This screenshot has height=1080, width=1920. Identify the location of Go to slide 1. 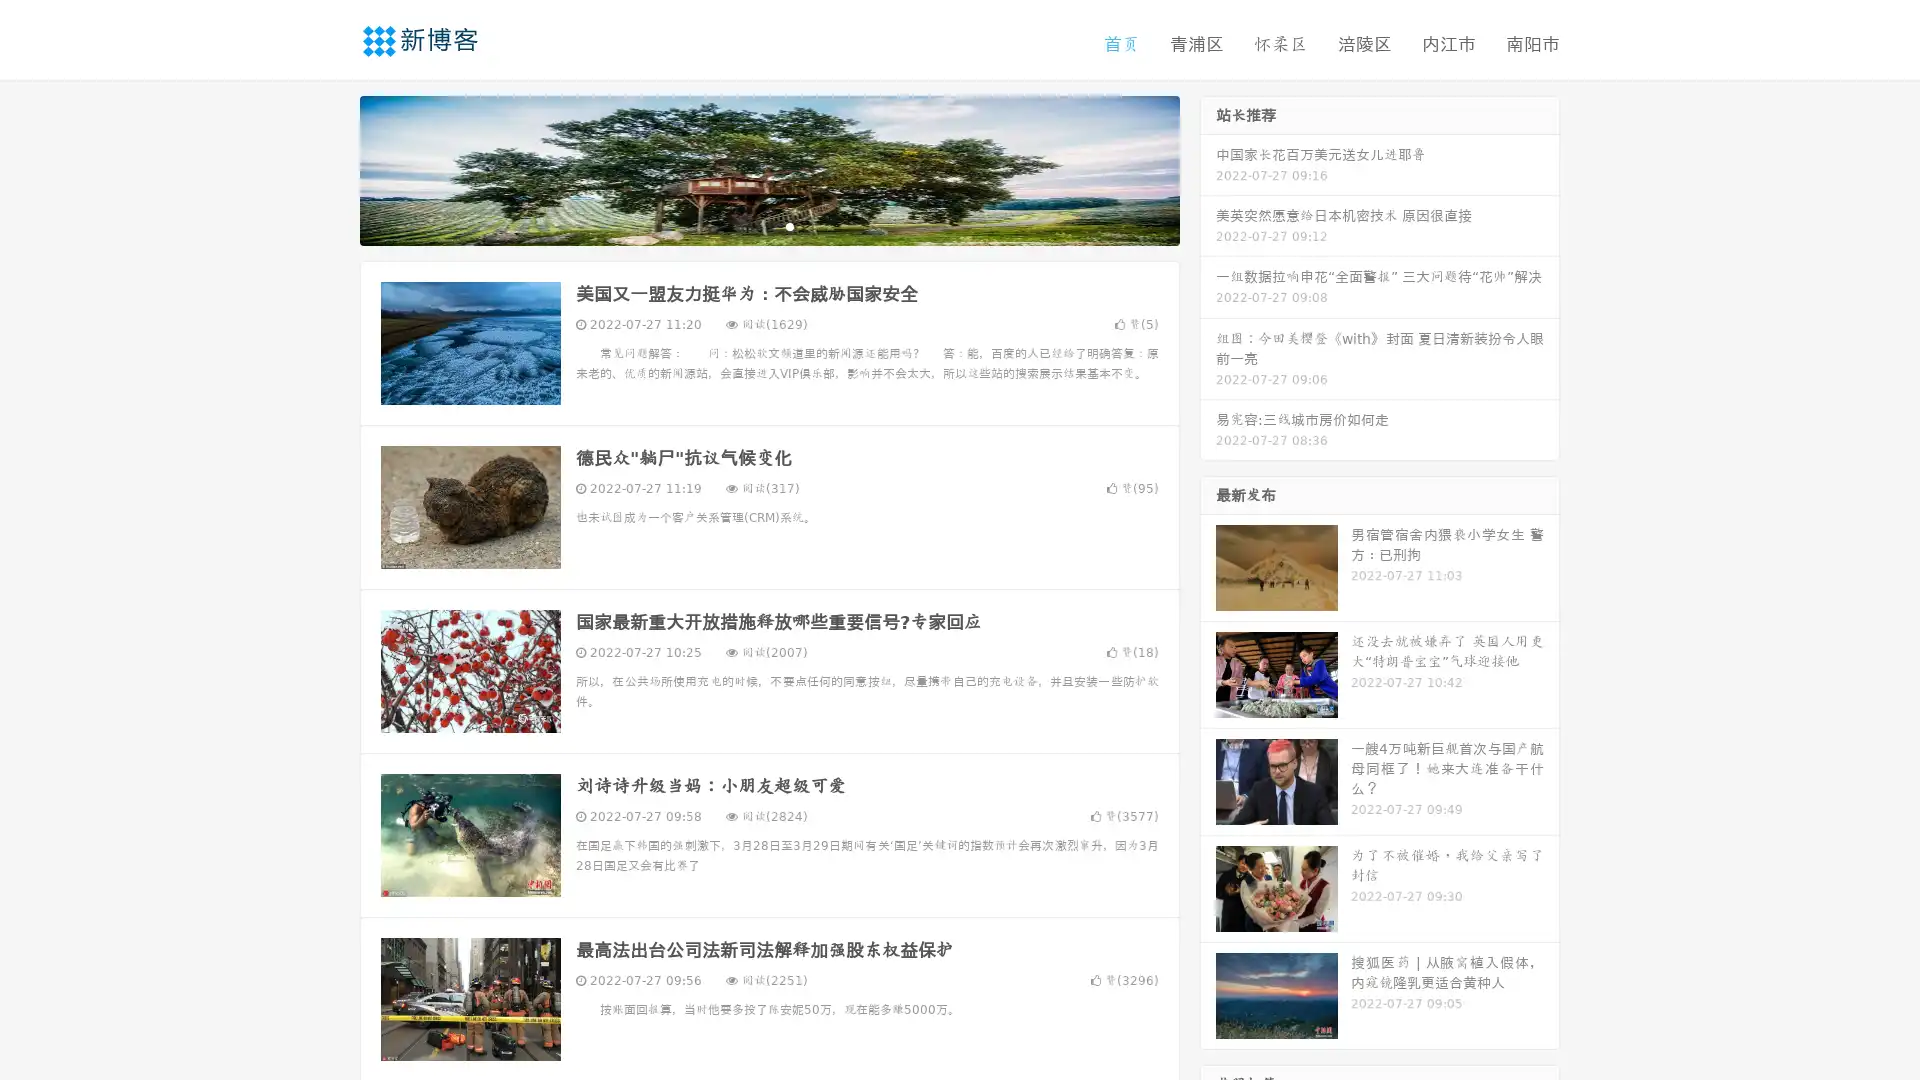
(748, 225).